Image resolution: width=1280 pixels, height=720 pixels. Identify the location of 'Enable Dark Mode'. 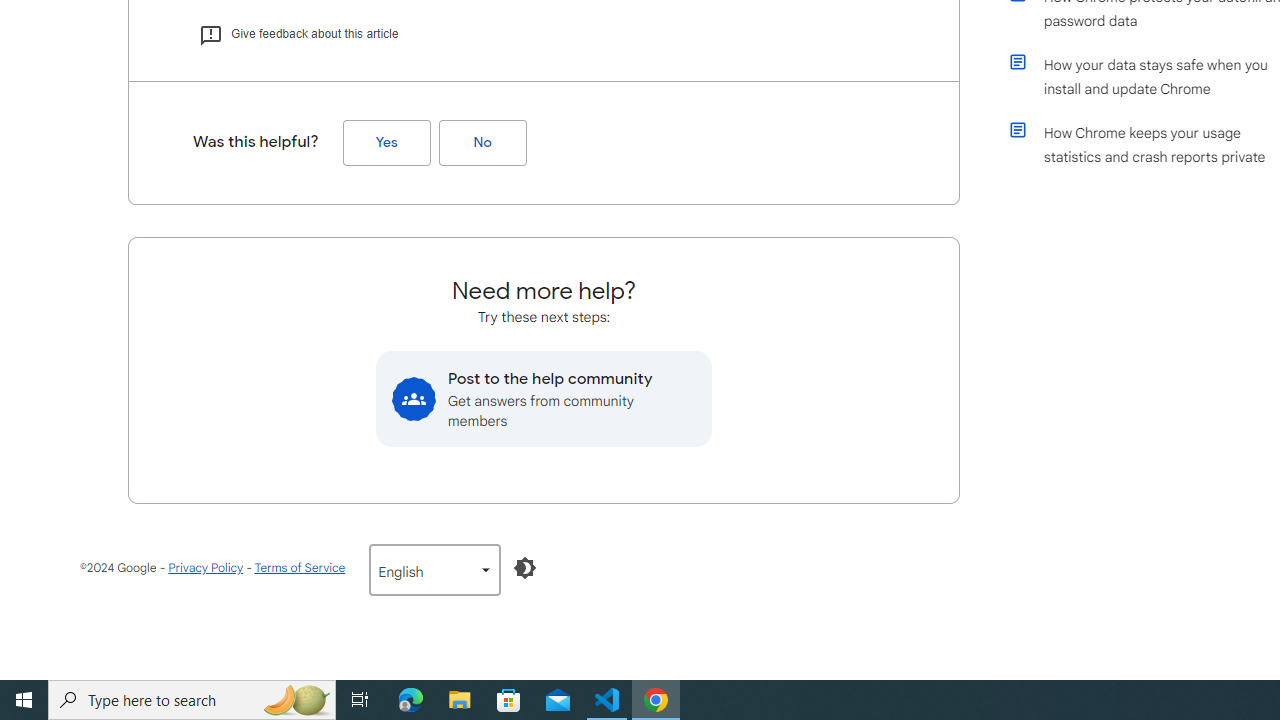
(525, 568).